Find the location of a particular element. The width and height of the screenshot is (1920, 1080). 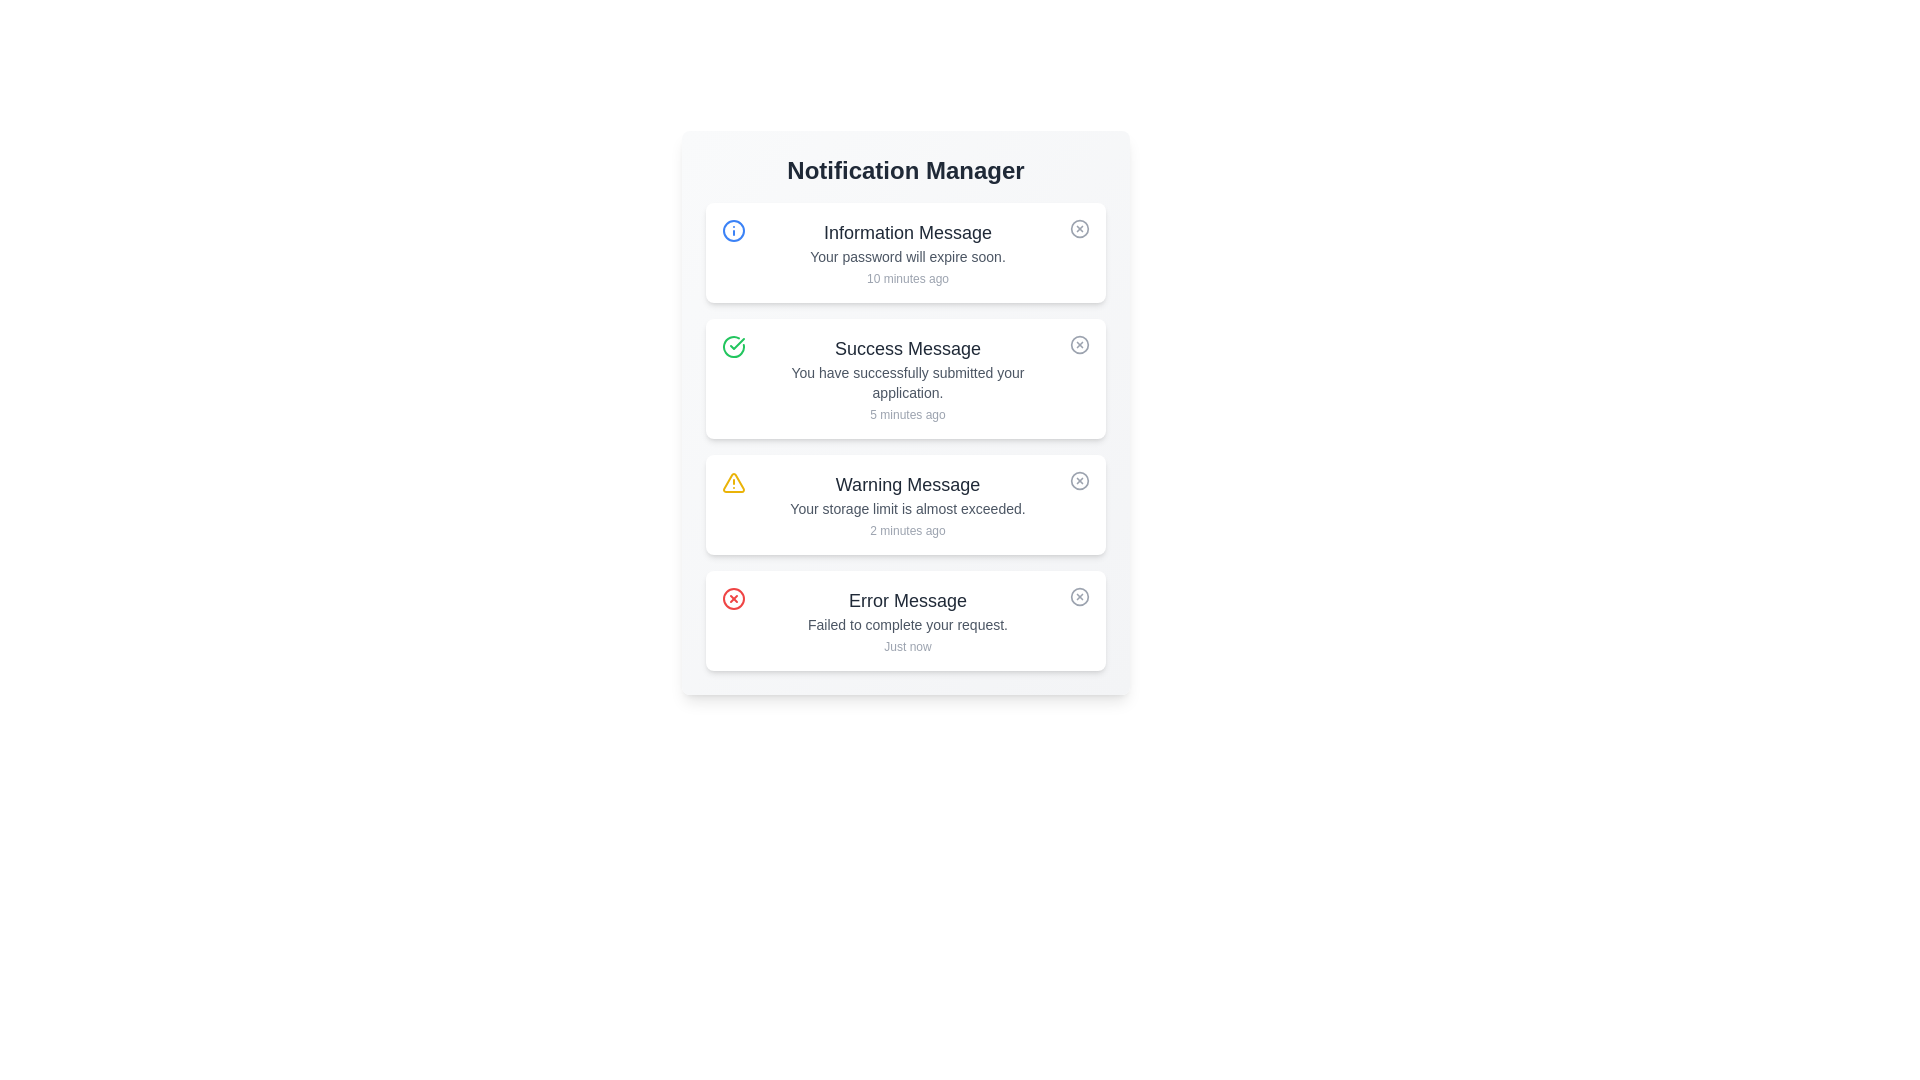

text content of the Text Label displaying 'Error Message' in bold, large font, styled with a dark gray color, located at the top of the notification card is located at coordinates (906, 600).